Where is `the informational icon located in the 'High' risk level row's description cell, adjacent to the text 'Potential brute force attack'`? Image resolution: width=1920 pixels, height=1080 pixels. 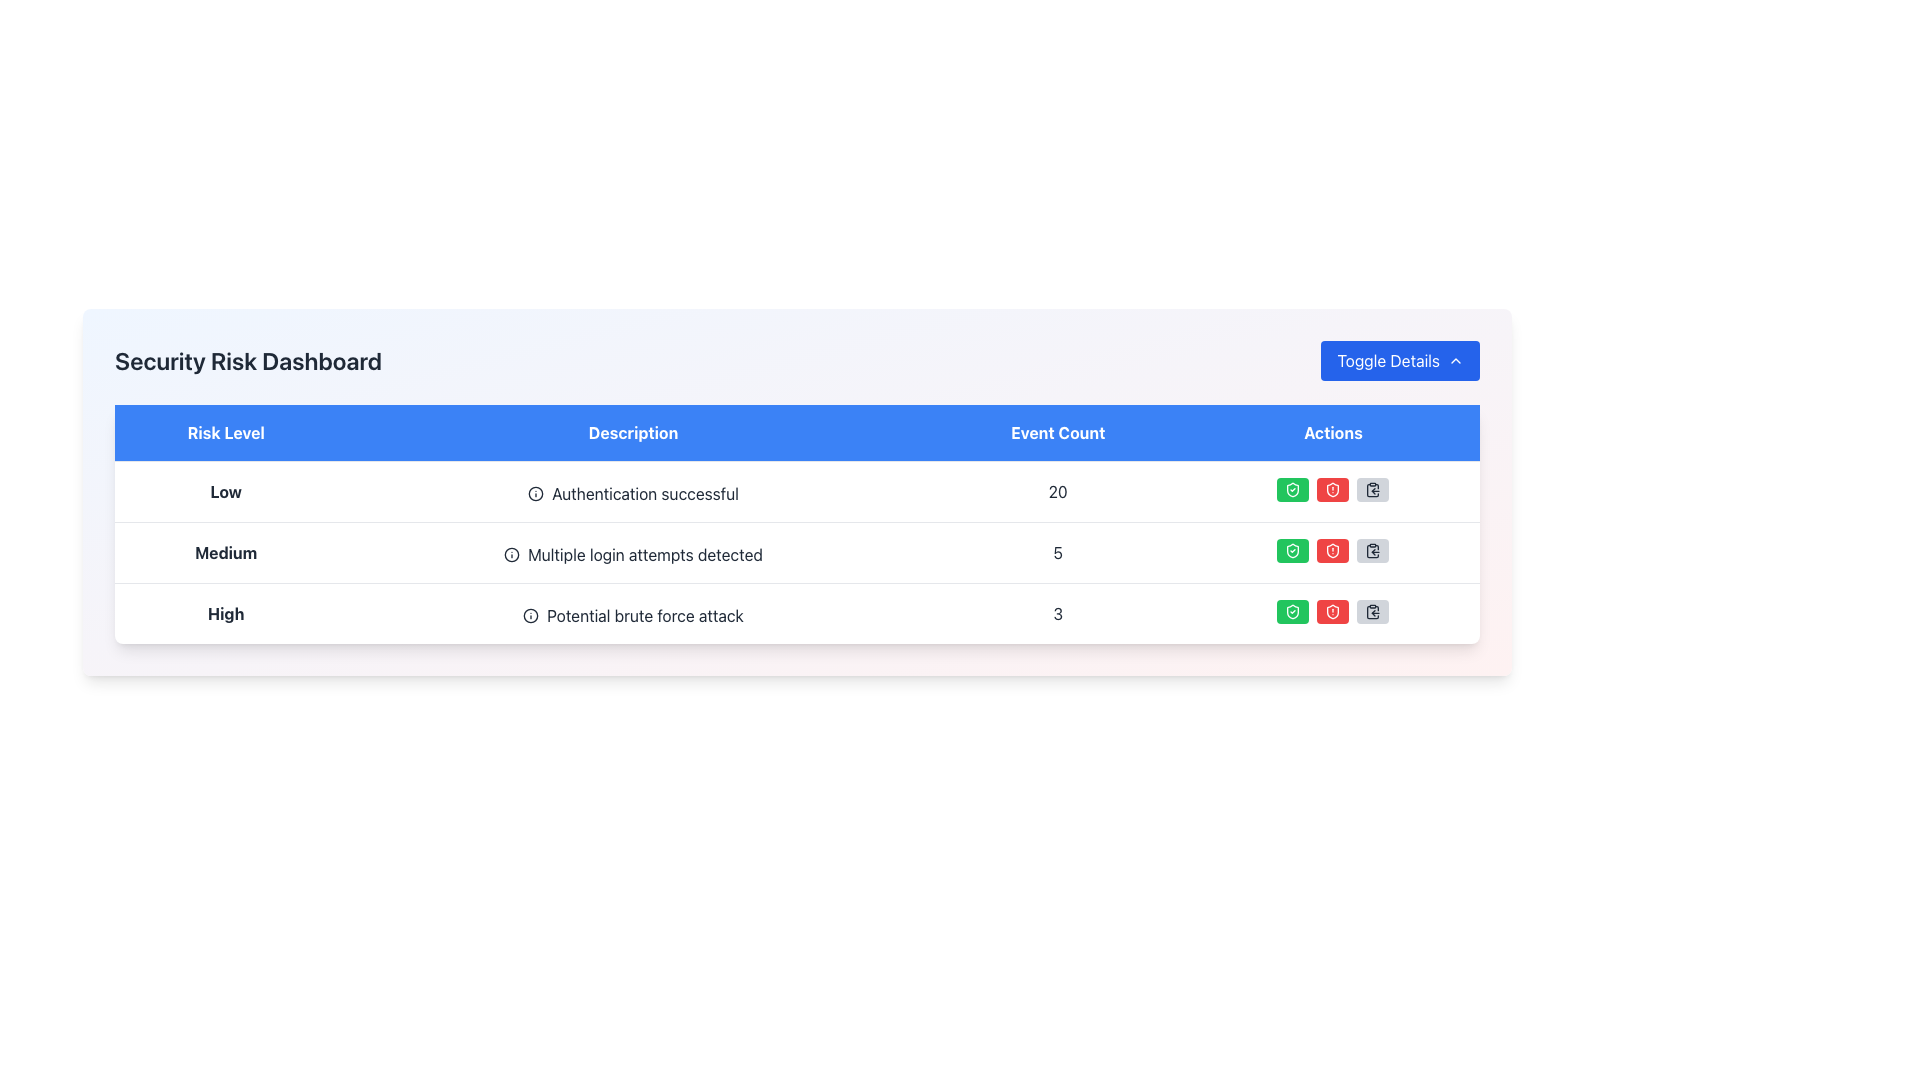 the informational icon located in the 'High' risk level row's description cell, adjacent to the text 'Potential brute force attack' is located at coordinates (531, 615).